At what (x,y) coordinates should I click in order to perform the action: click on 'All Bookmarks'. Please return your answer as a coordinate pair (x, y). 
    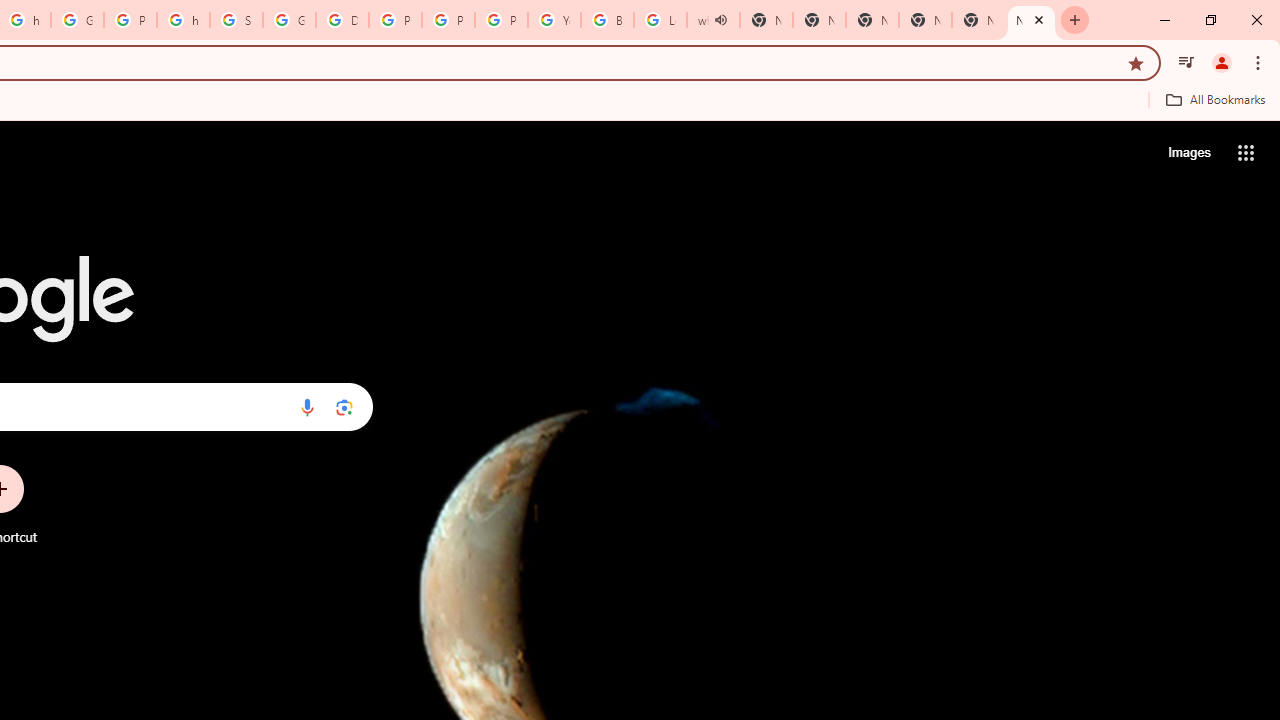
    Looking at the image, I should click on (1214, 99).